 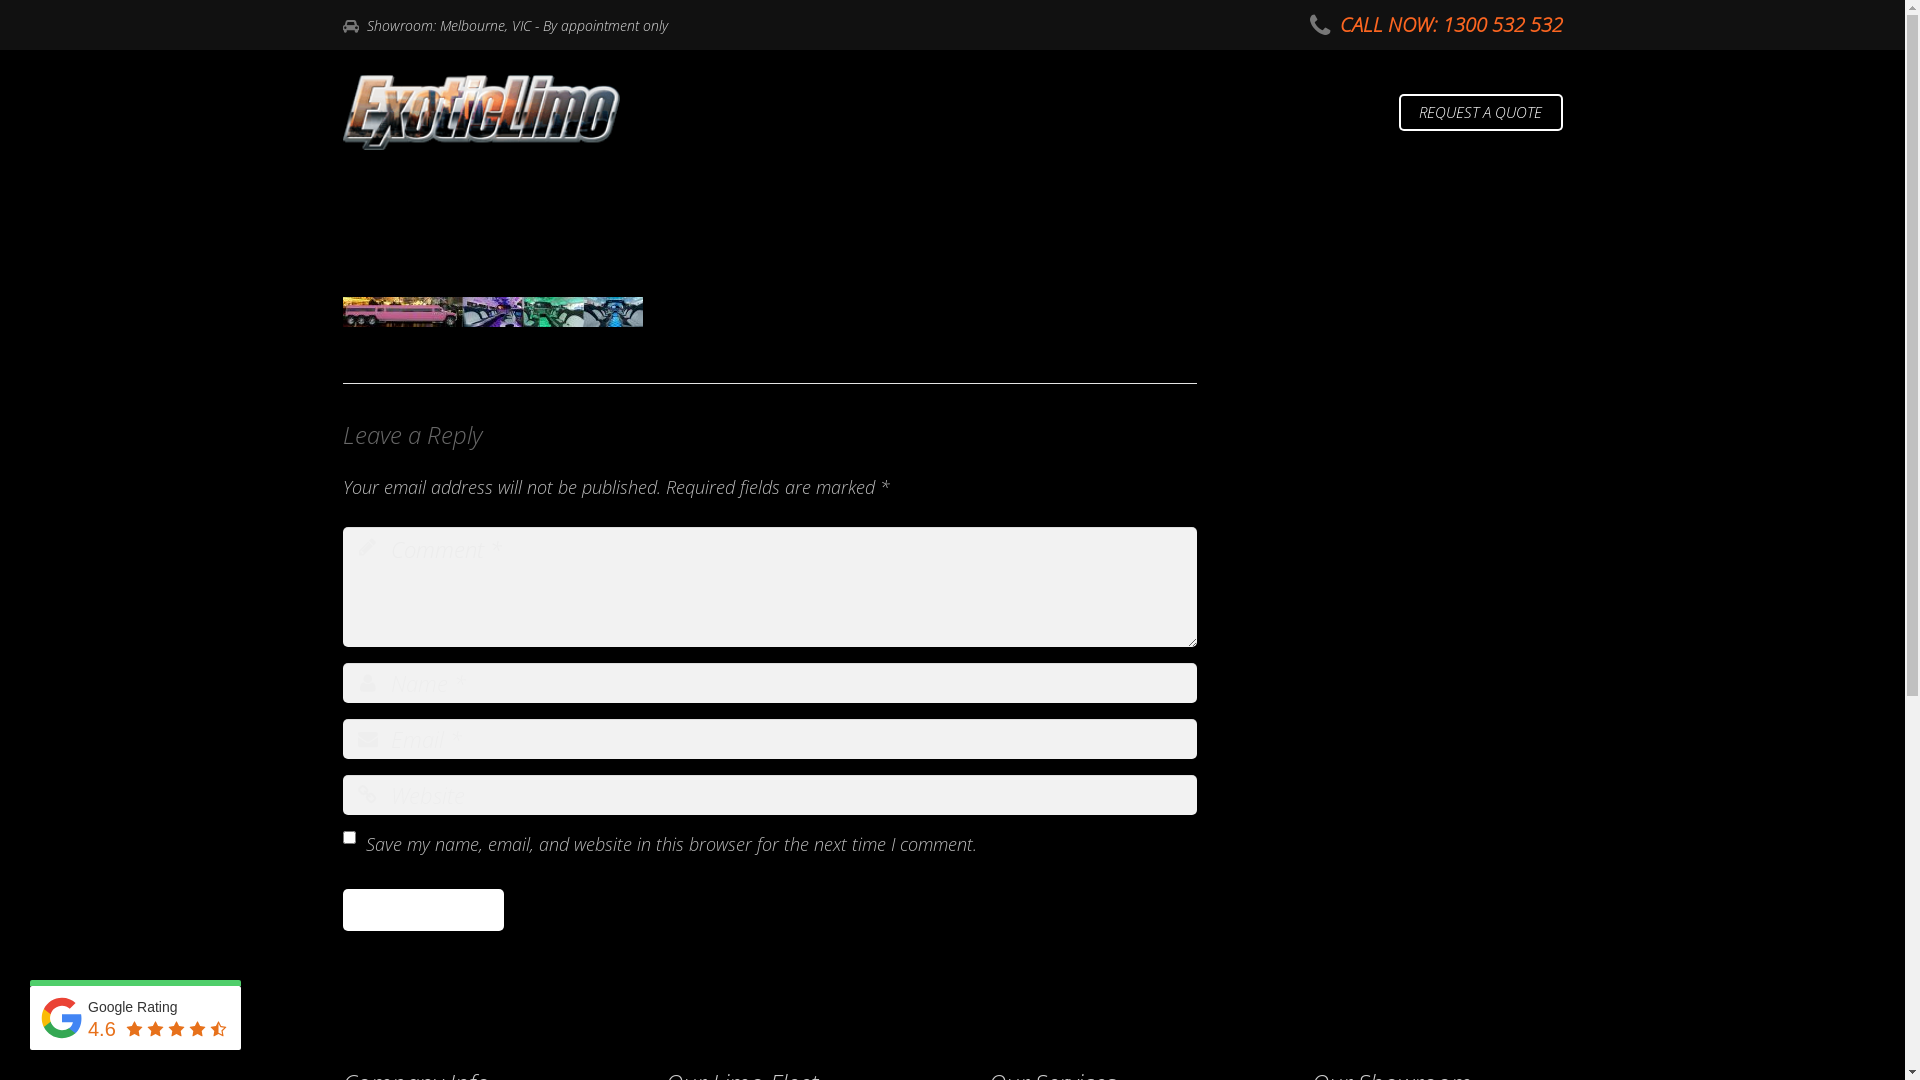 What do you see at coordinates (1481, 112) in the screenshot?
I see `'REQUEST A QUOTE'` at bounding box center [1481, 112].